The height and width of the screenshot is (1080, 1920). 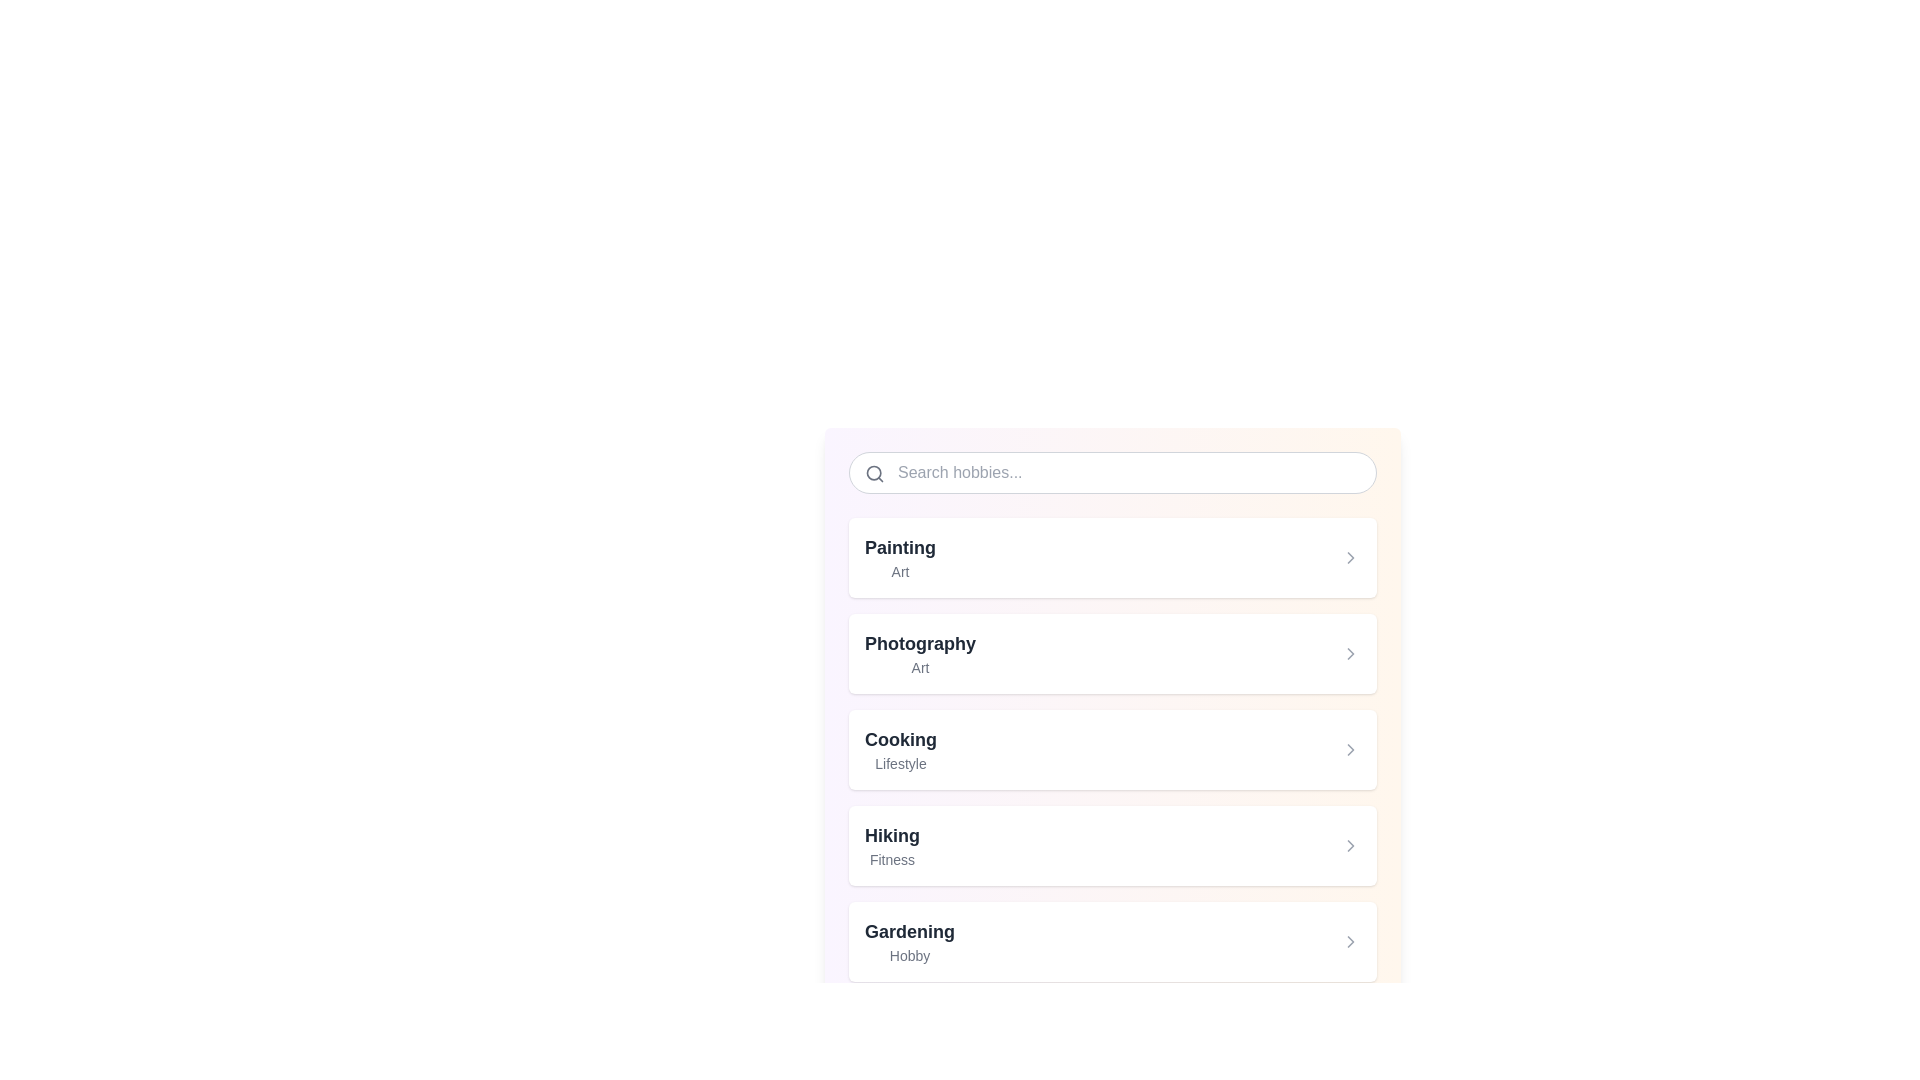 What do you see at coordinates (899, 558) in the screenshot?
I see `the 'Painting' text label, which is the first item in a vertical list under the search bar, indicating it relates to the 'Art' category` at bounding box center [899, 558].